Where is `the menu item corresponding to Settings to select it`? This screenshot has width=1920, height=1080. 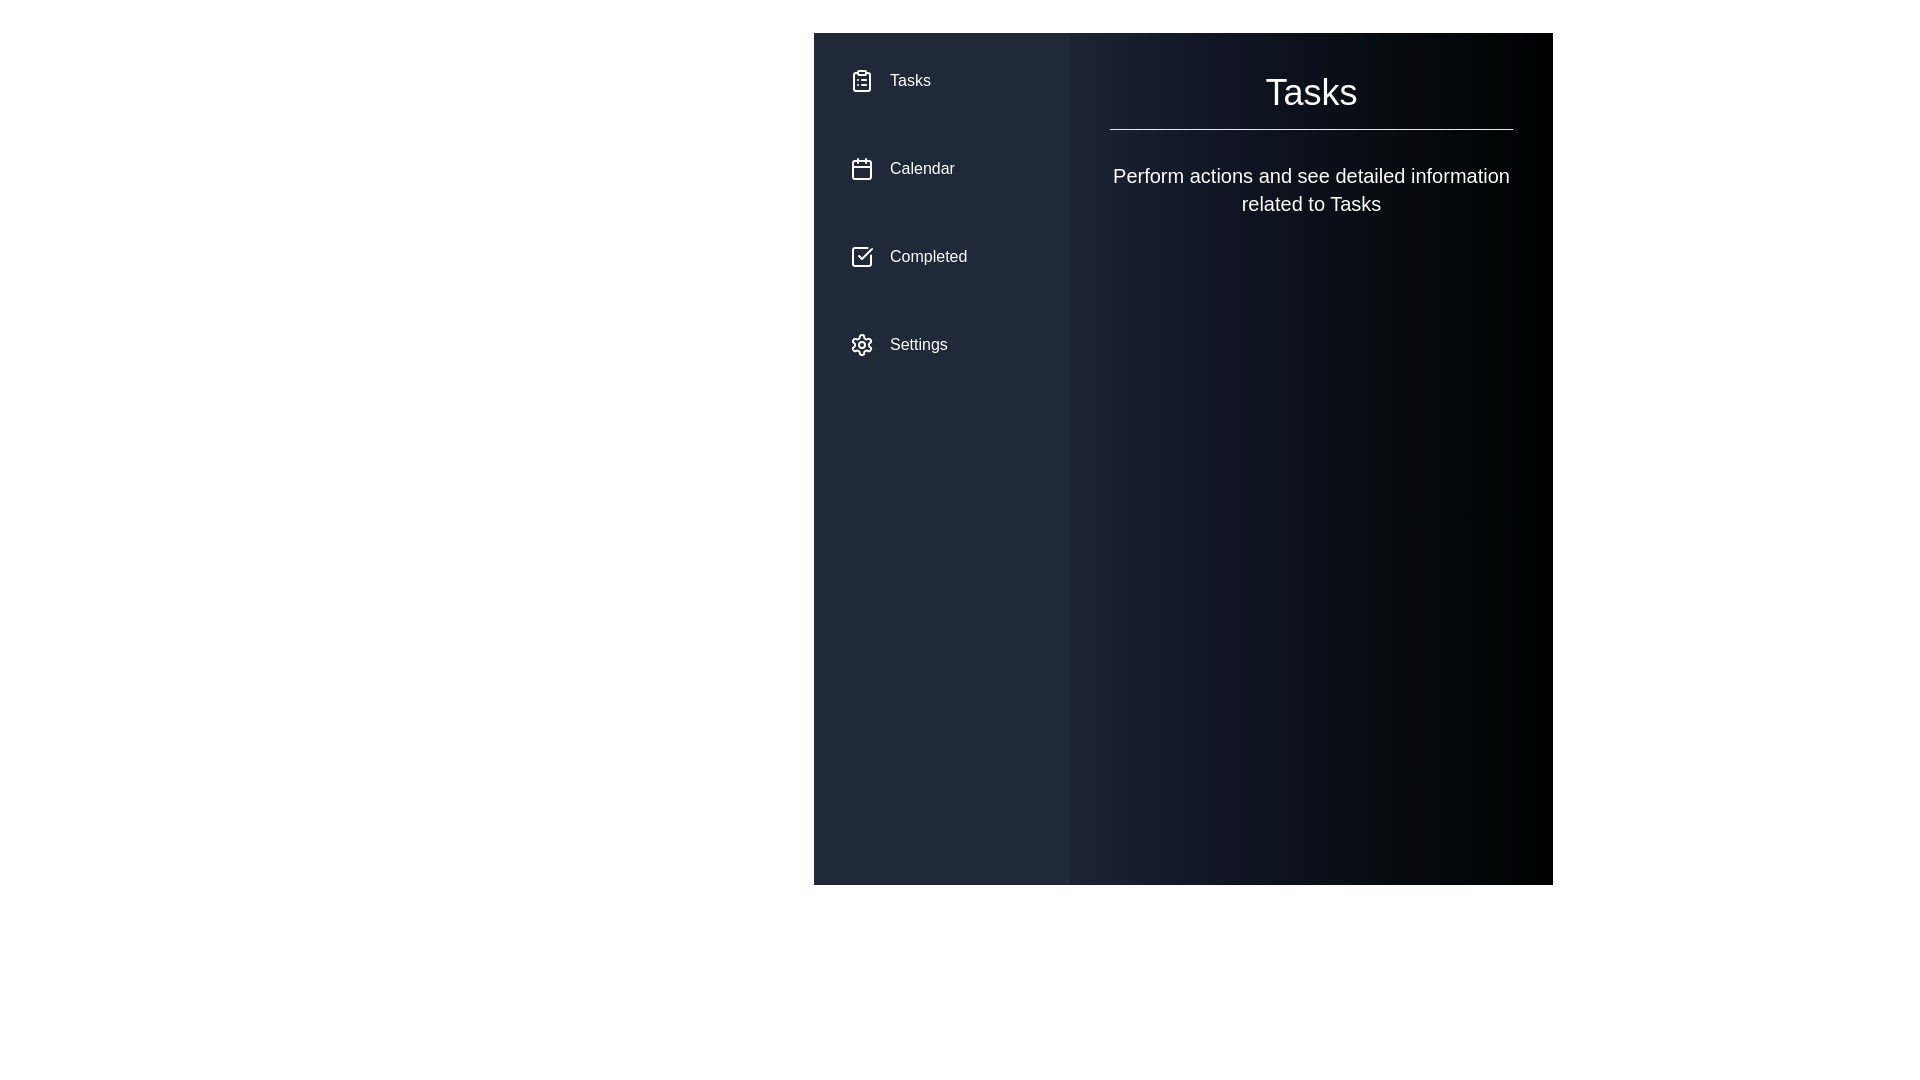 the menu item corresponding to Settings to select it is located at coordinates (940, 343).